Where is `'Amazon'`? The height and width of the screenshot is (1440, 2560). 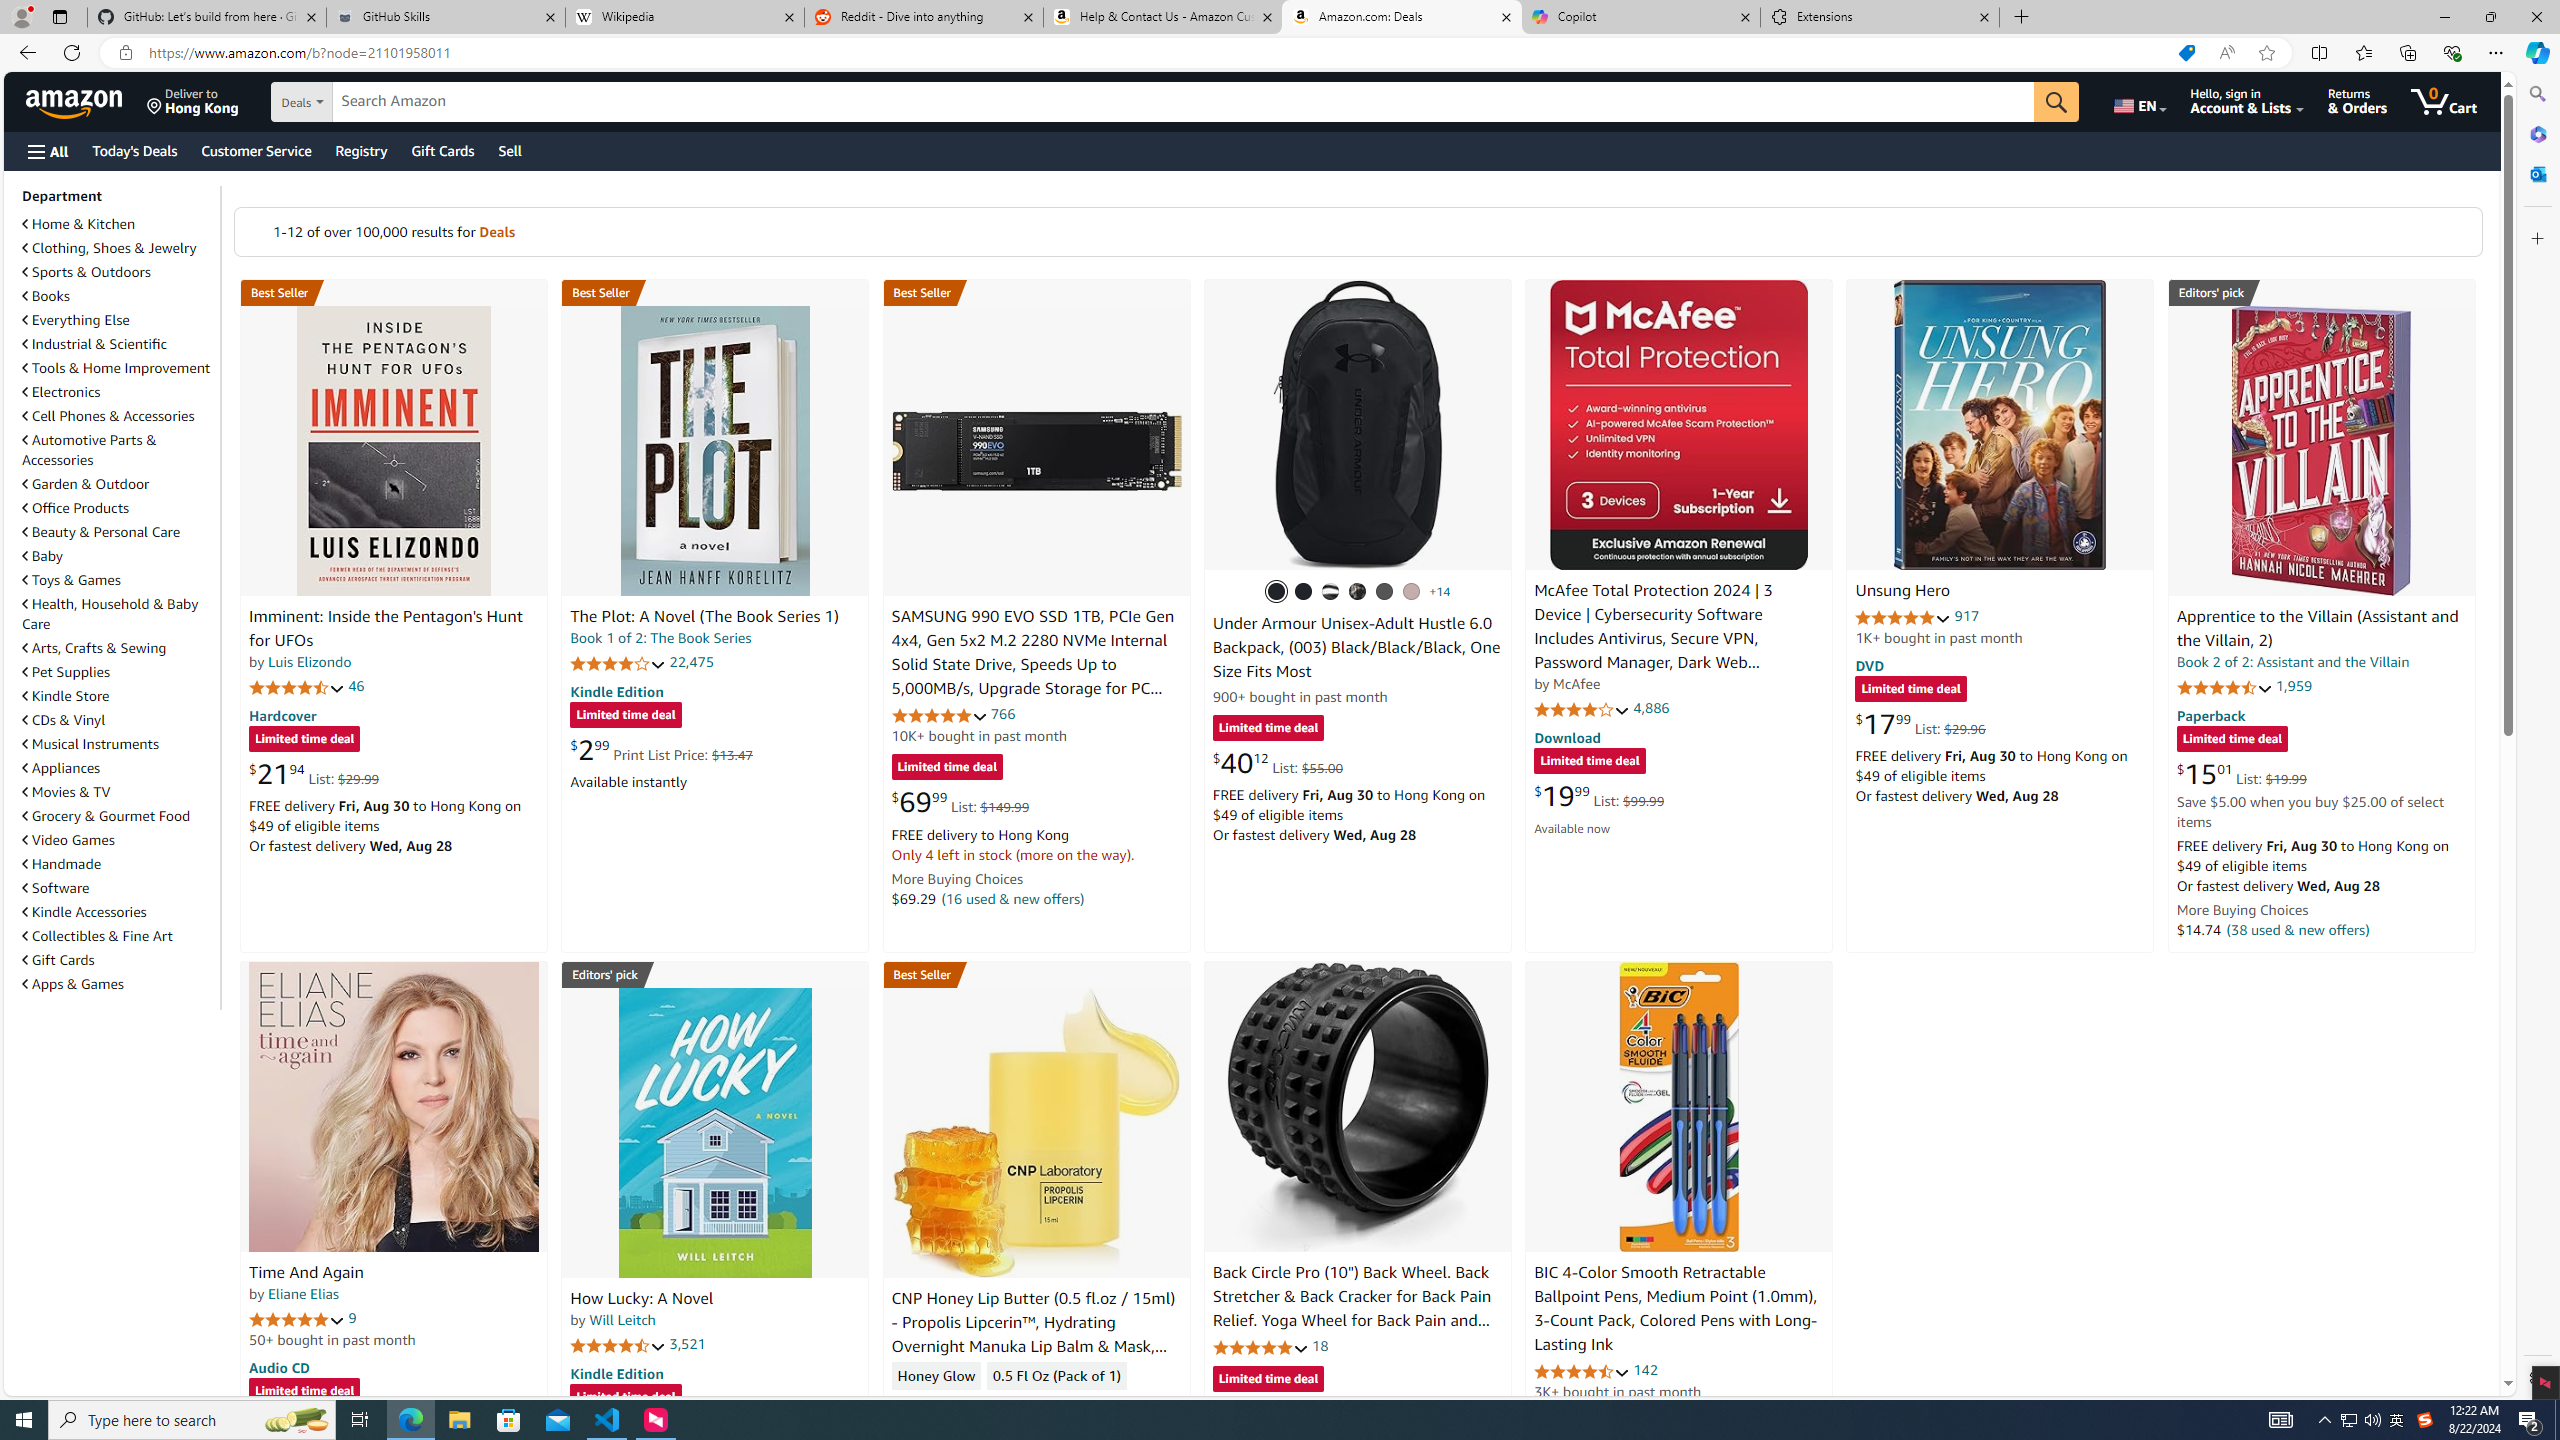
'Amazon' is located at coordinates (76, 100).